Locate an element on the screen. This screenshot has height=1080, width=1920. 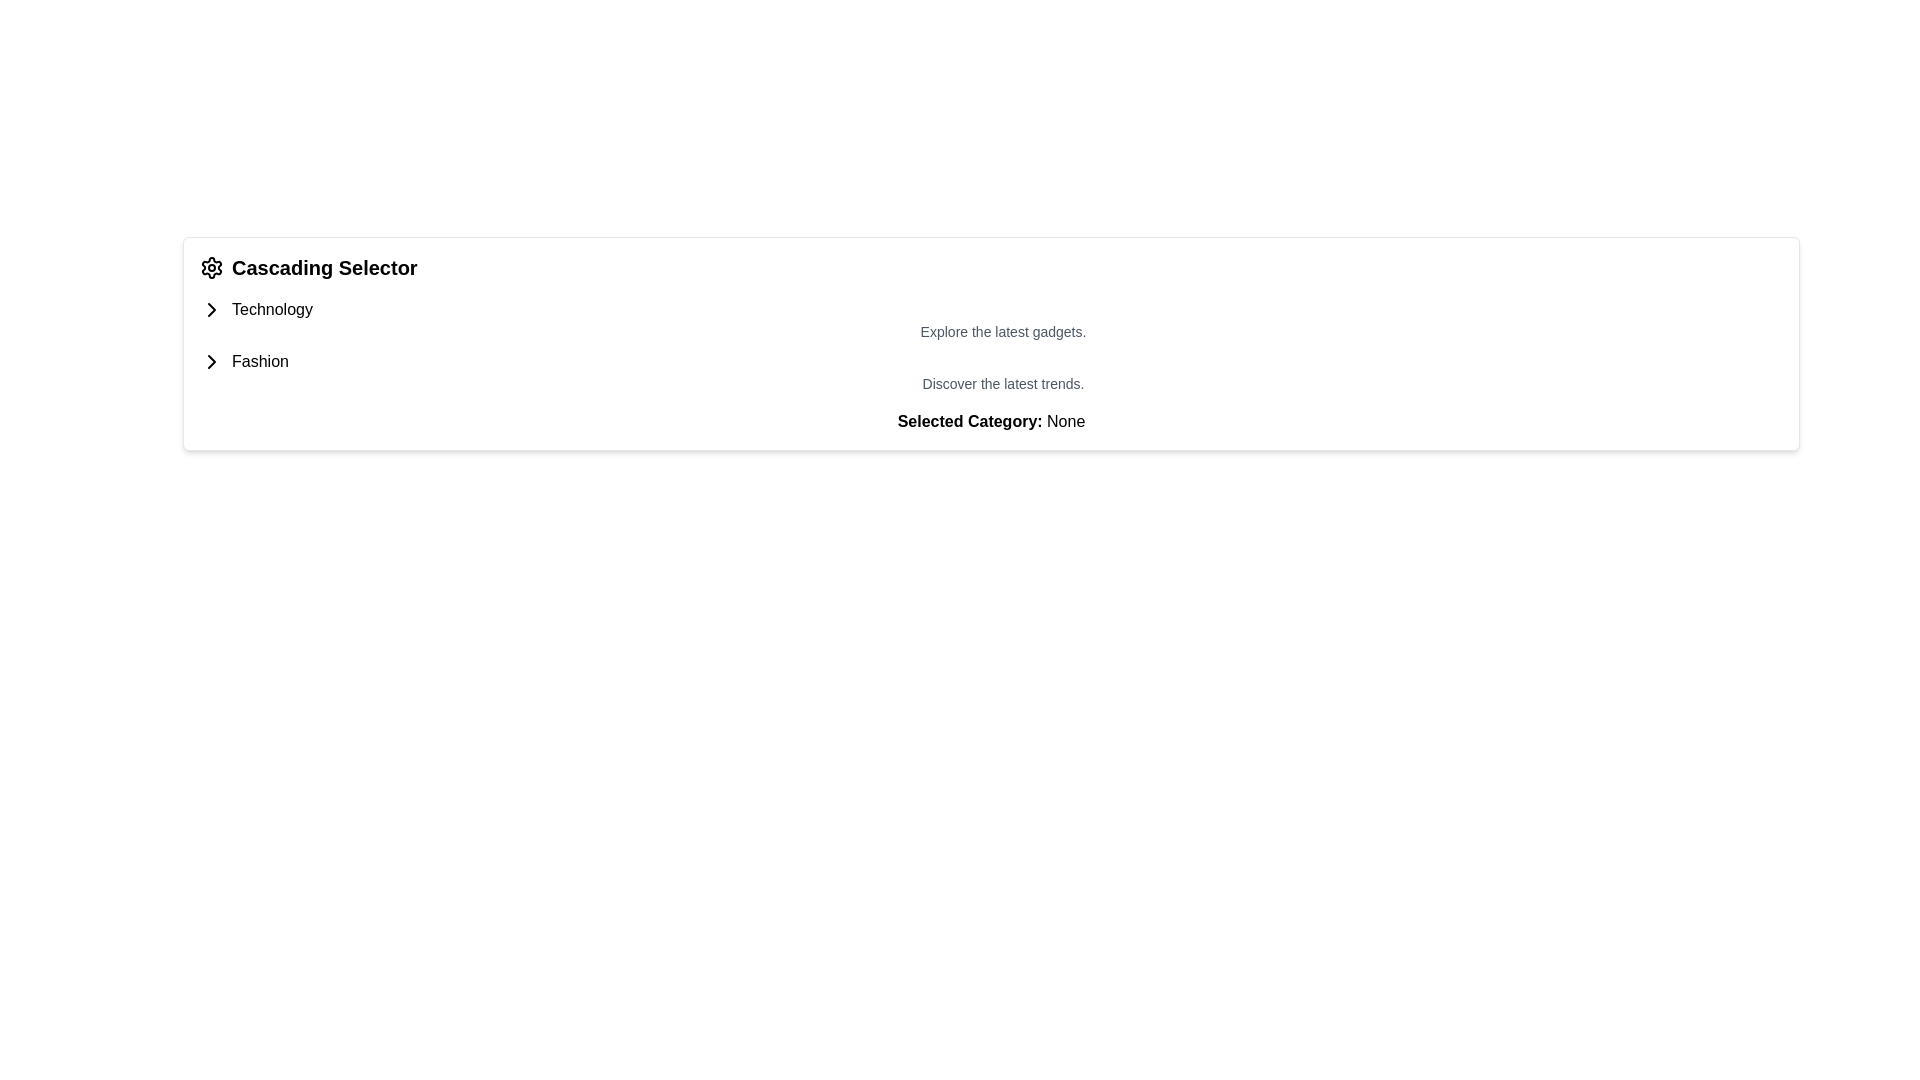
the Text Display that shows 'Explore the latest gadgets.' positioned below the 'Technology' label is located at coordinates (991, 330).